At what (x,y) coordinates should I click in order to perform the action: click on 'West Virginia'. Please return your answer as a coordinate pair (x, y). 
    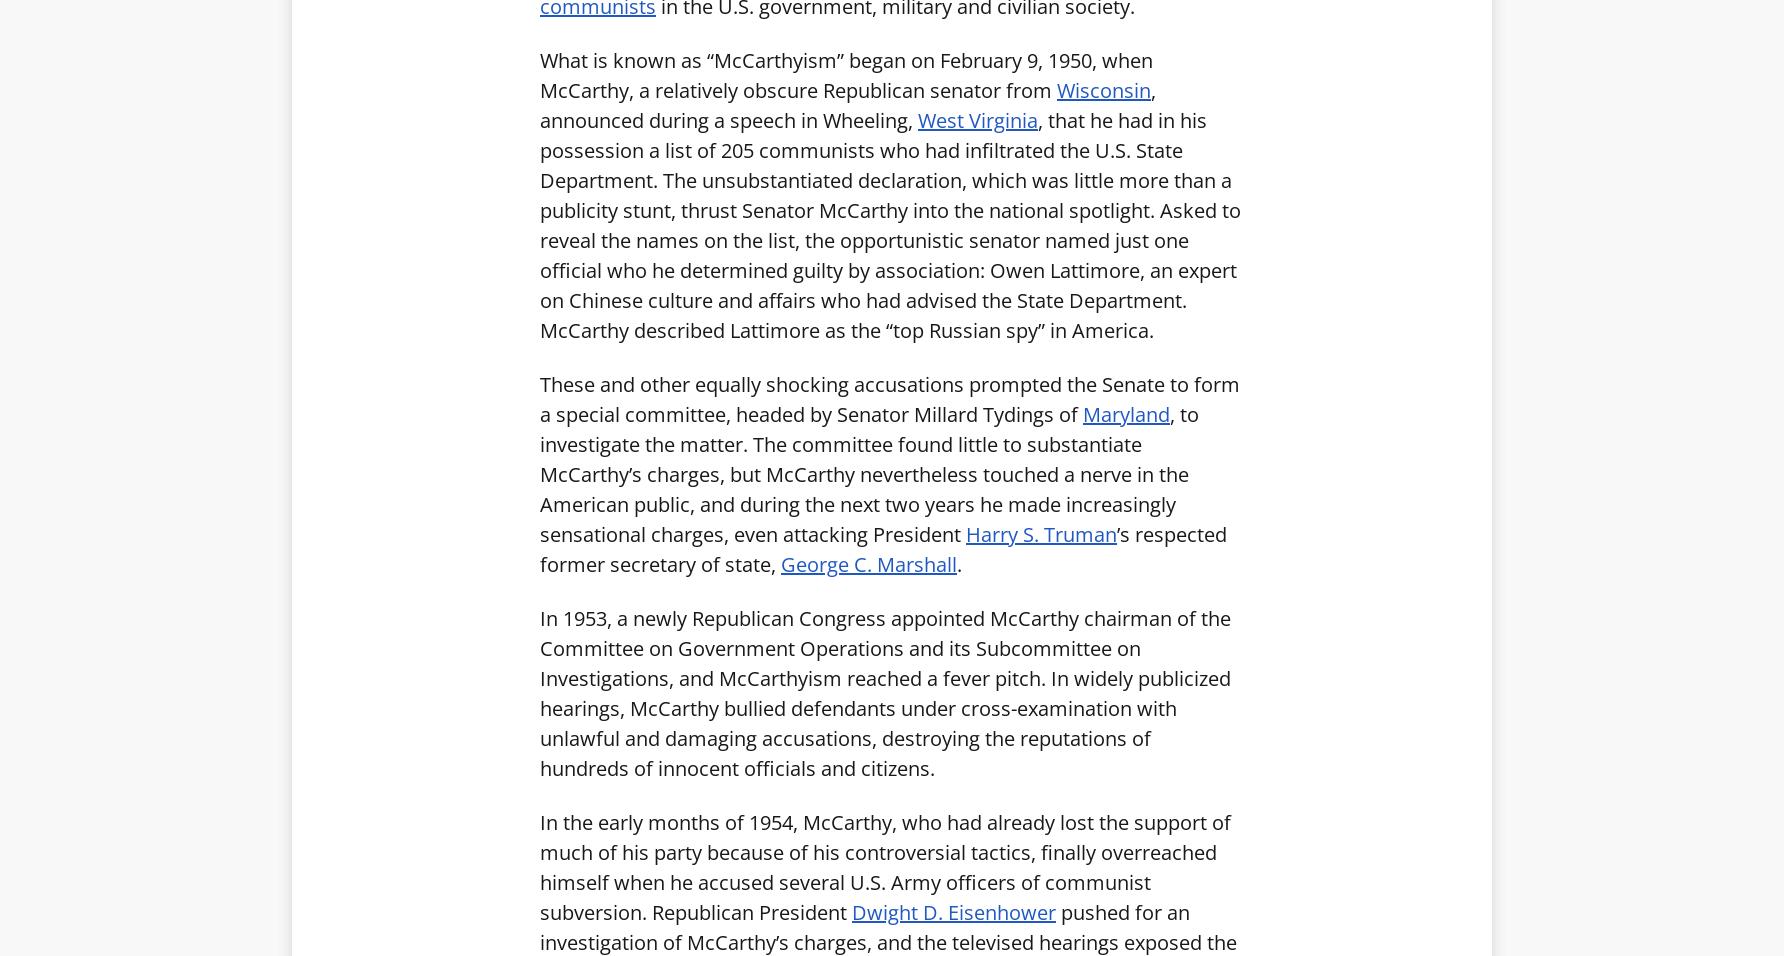
    Looking at the image, I should click on (918, 118).